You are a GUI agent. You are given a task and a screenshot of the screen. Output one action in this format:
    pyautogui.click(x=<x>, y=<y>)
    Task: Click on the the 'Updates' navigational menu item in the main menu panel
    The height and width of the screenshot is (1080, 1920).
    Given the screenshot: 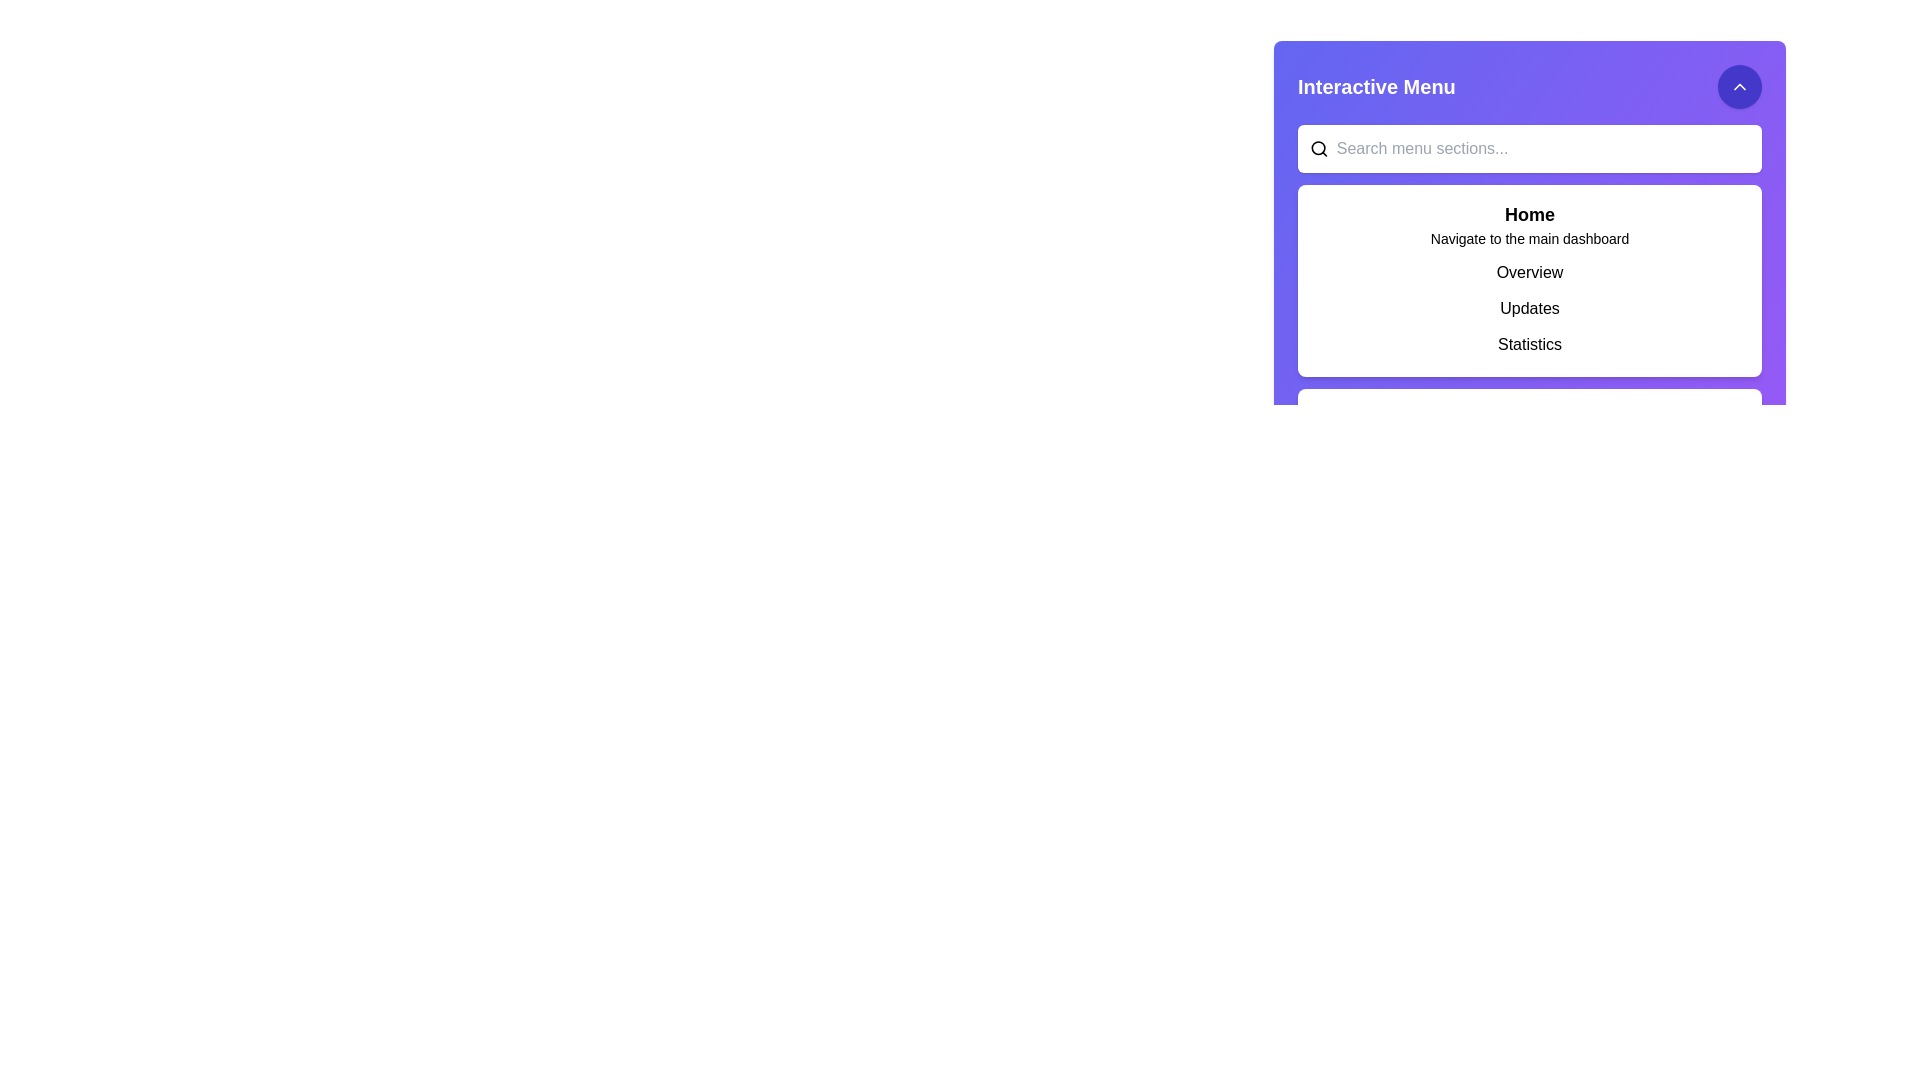 What is the action you would take?
    pyautogui.click(x=1529, y=308)
    